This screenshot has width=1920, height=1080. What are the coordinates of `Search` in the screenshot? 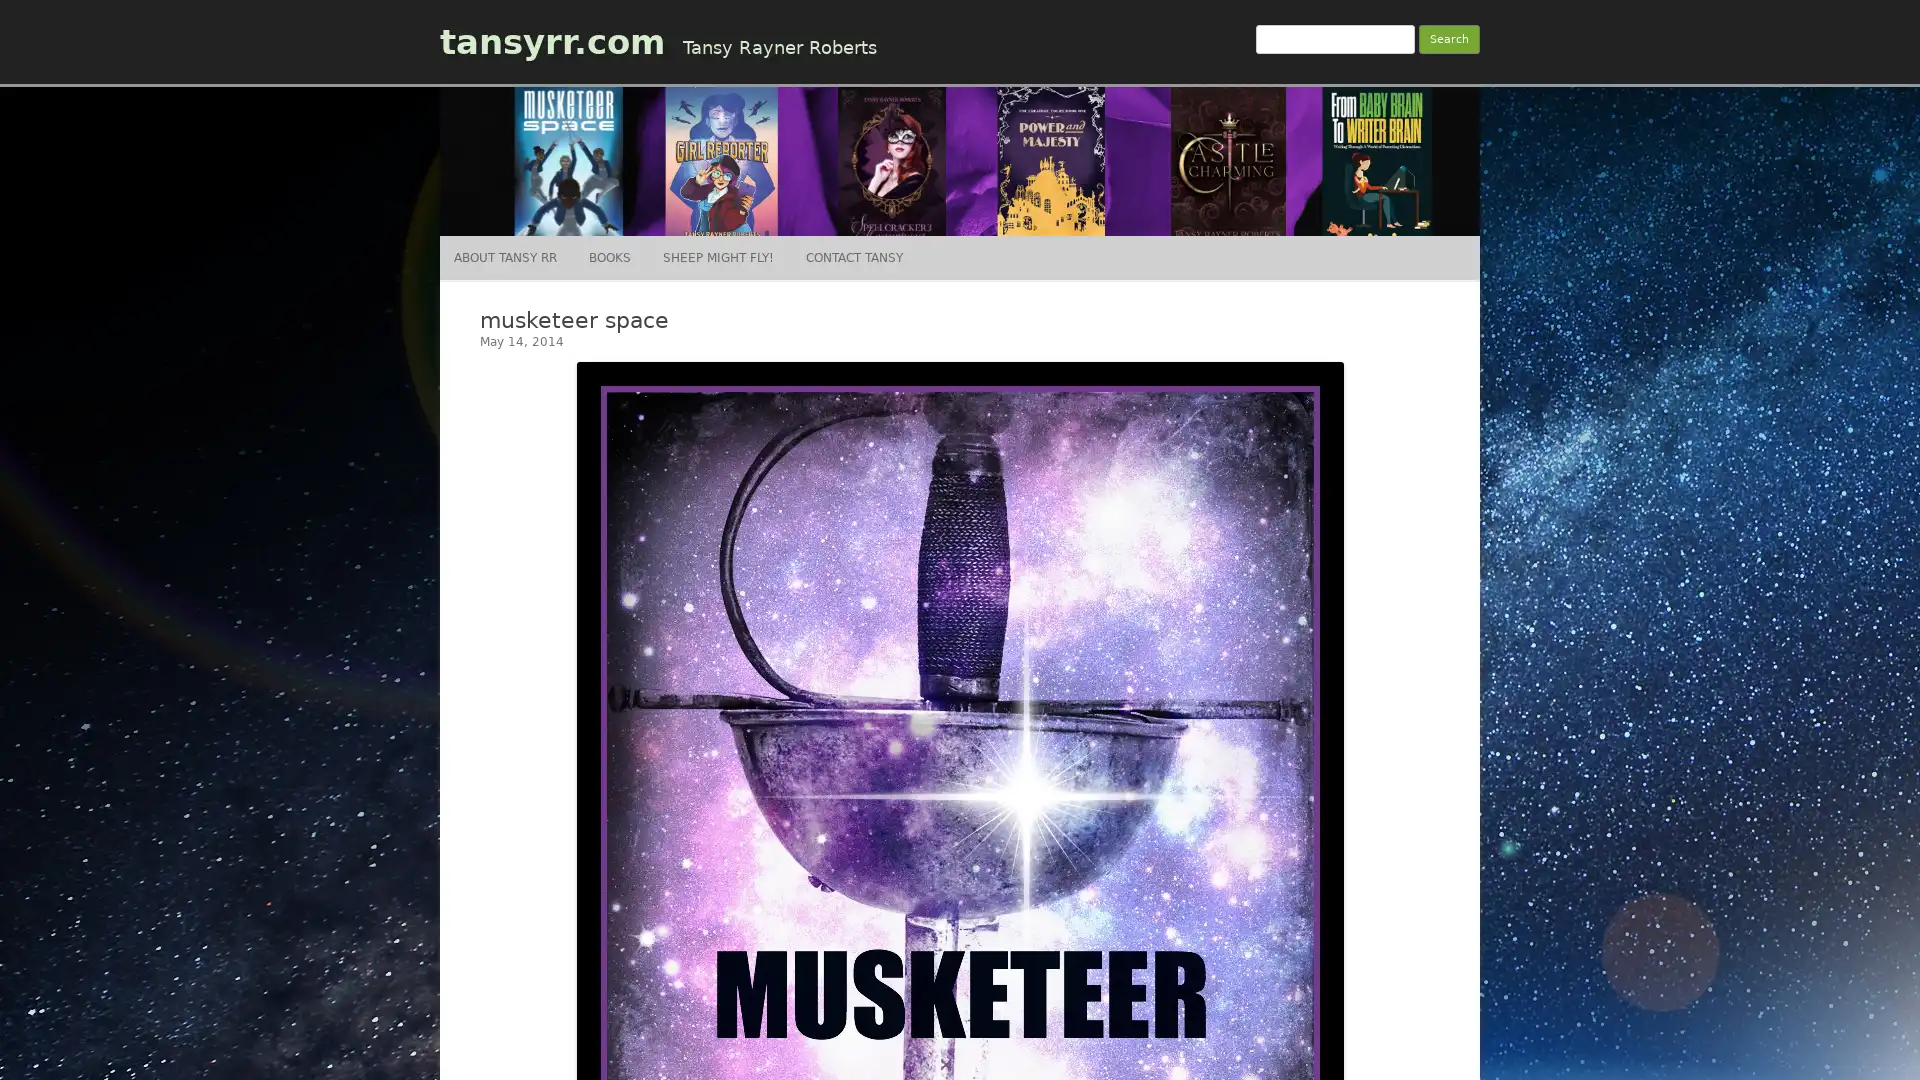 It's located at (1449, 39).